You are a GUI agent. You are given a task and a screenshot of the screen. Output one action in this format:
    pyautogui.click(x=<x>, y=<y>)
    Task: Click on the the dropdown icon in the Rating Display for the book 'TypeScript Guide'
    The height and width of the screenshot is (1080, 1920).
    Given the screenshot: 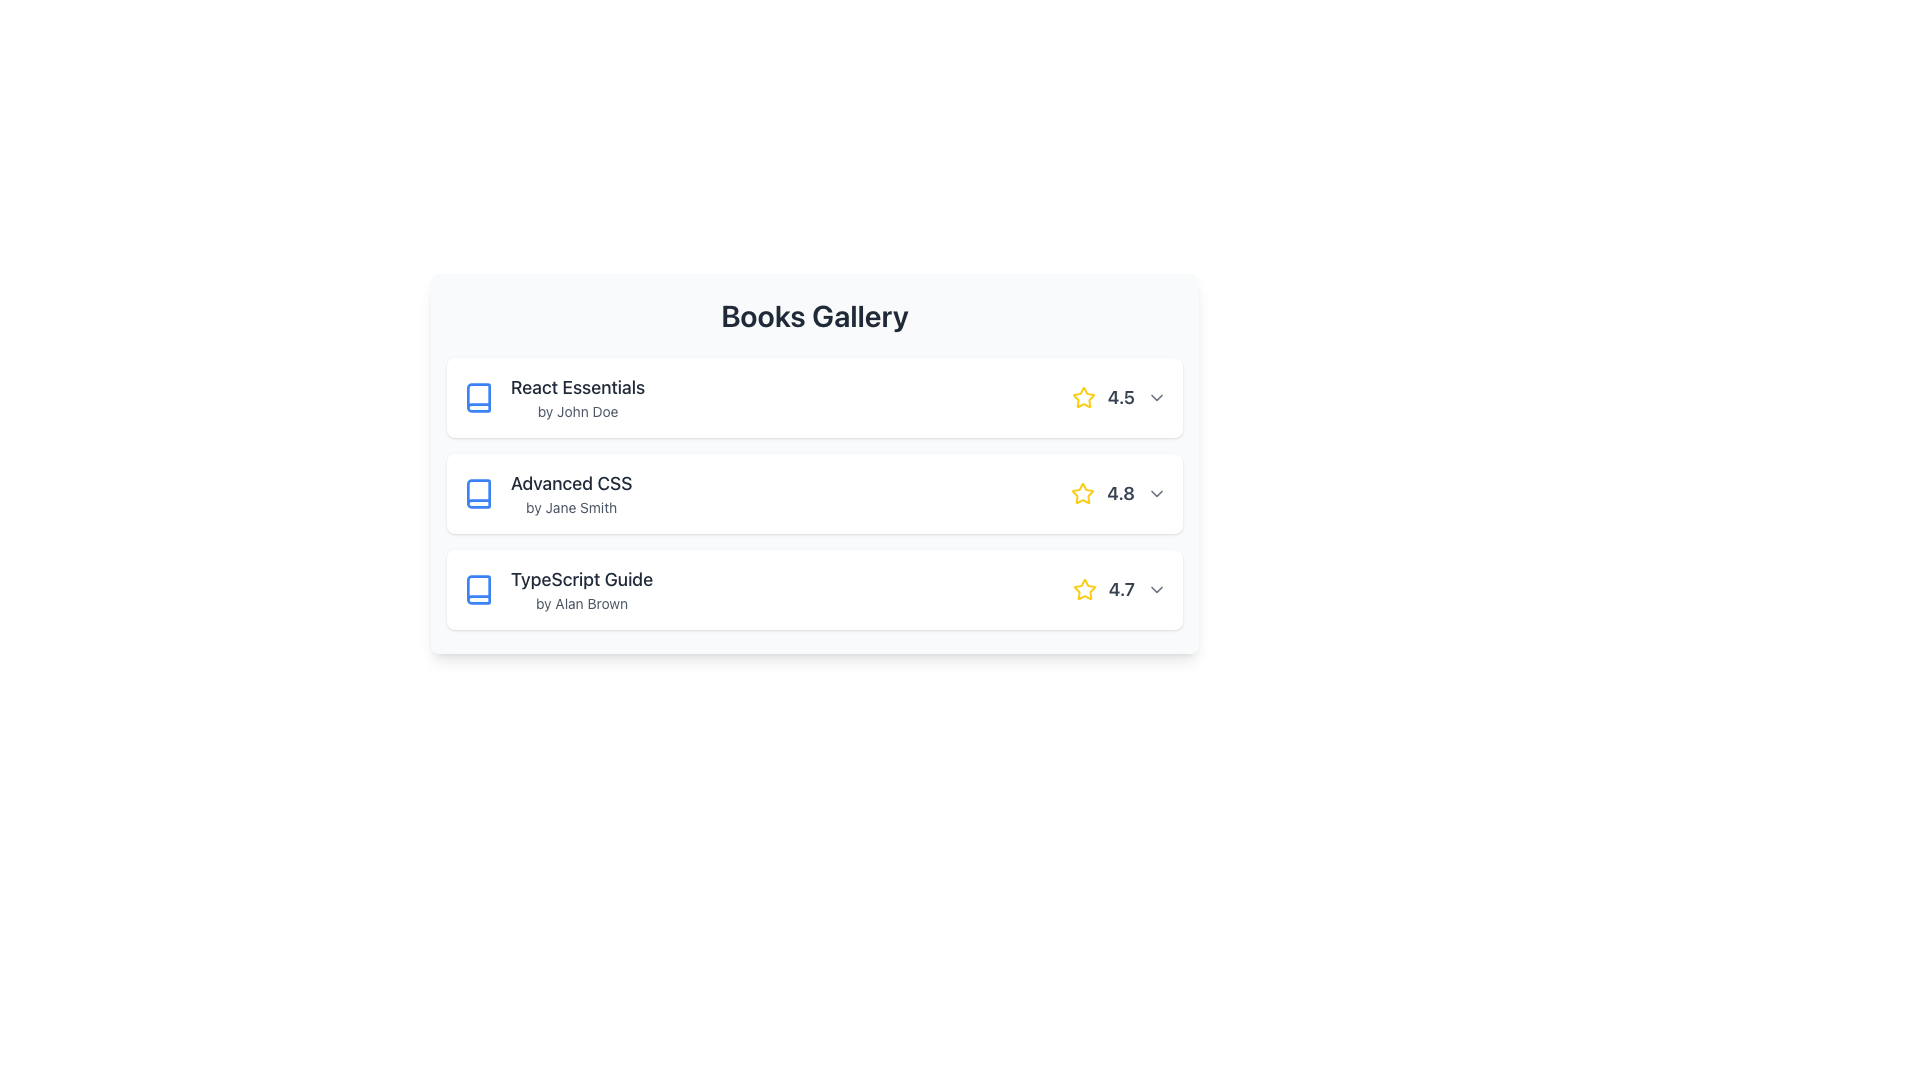 What is the action you would take?
    pyautogui.click(x=1118, y=589)
    